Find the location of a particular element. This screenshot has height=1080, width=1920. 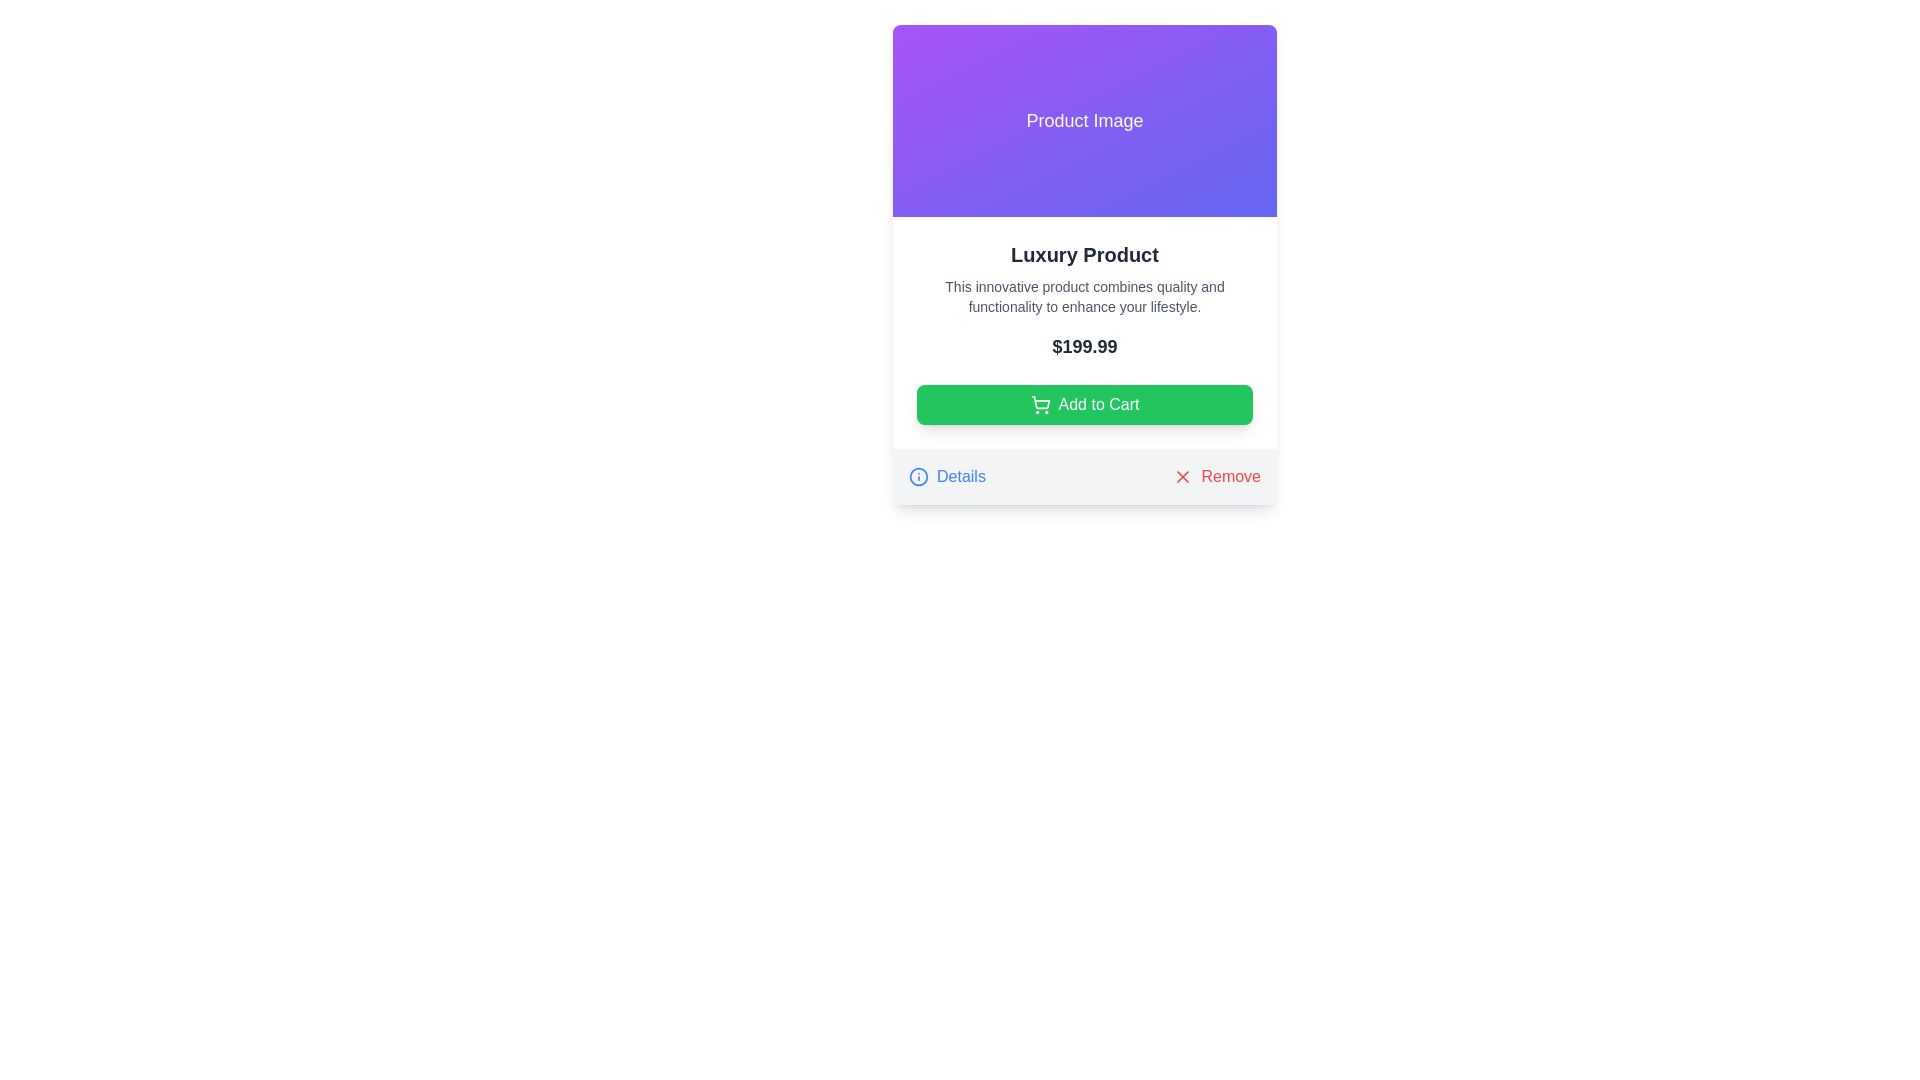

the red 'X' icon located at the bottom right corner of the card component is located at coordinates (1183, 477).